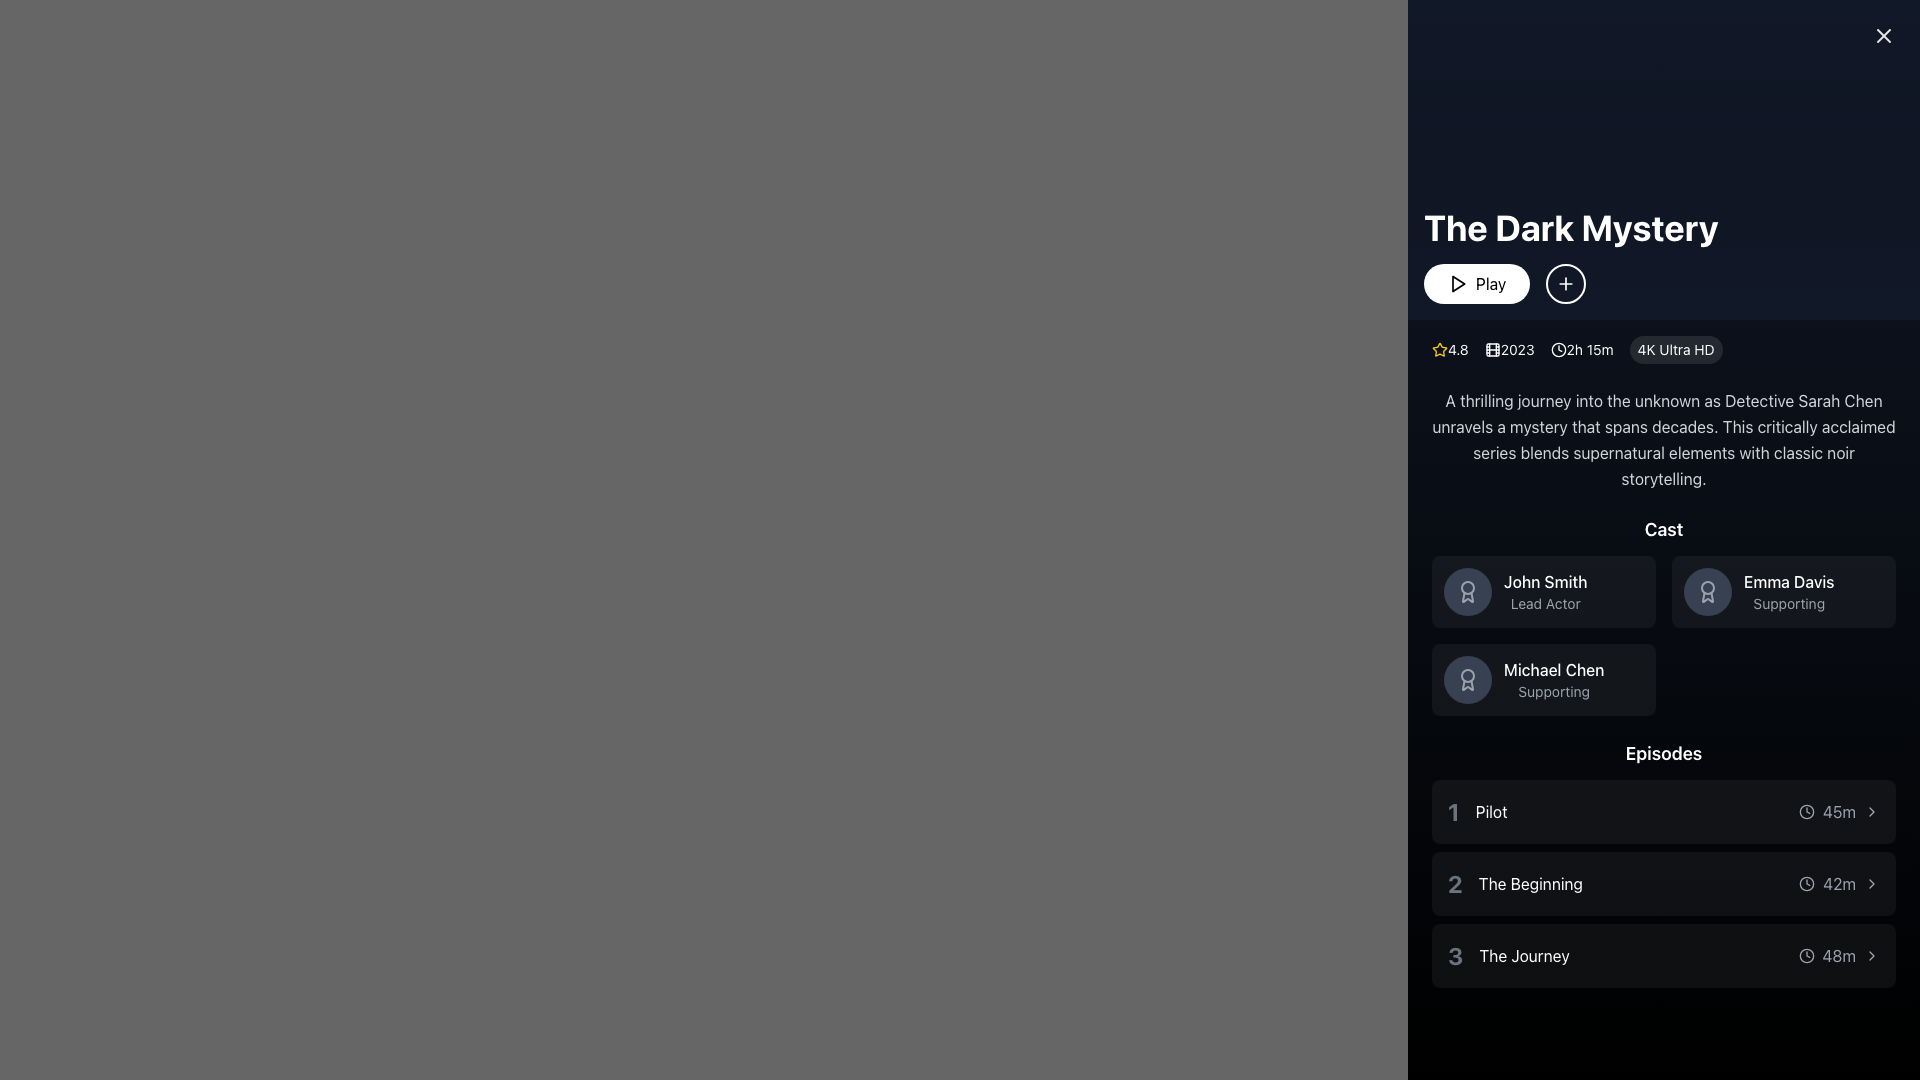  Describe the element at coordinates (1468, 684) in the screenshot. I see `the decorative subcomponent of the Award icon associated with actor Michael Chen in the Cast section` at that location.